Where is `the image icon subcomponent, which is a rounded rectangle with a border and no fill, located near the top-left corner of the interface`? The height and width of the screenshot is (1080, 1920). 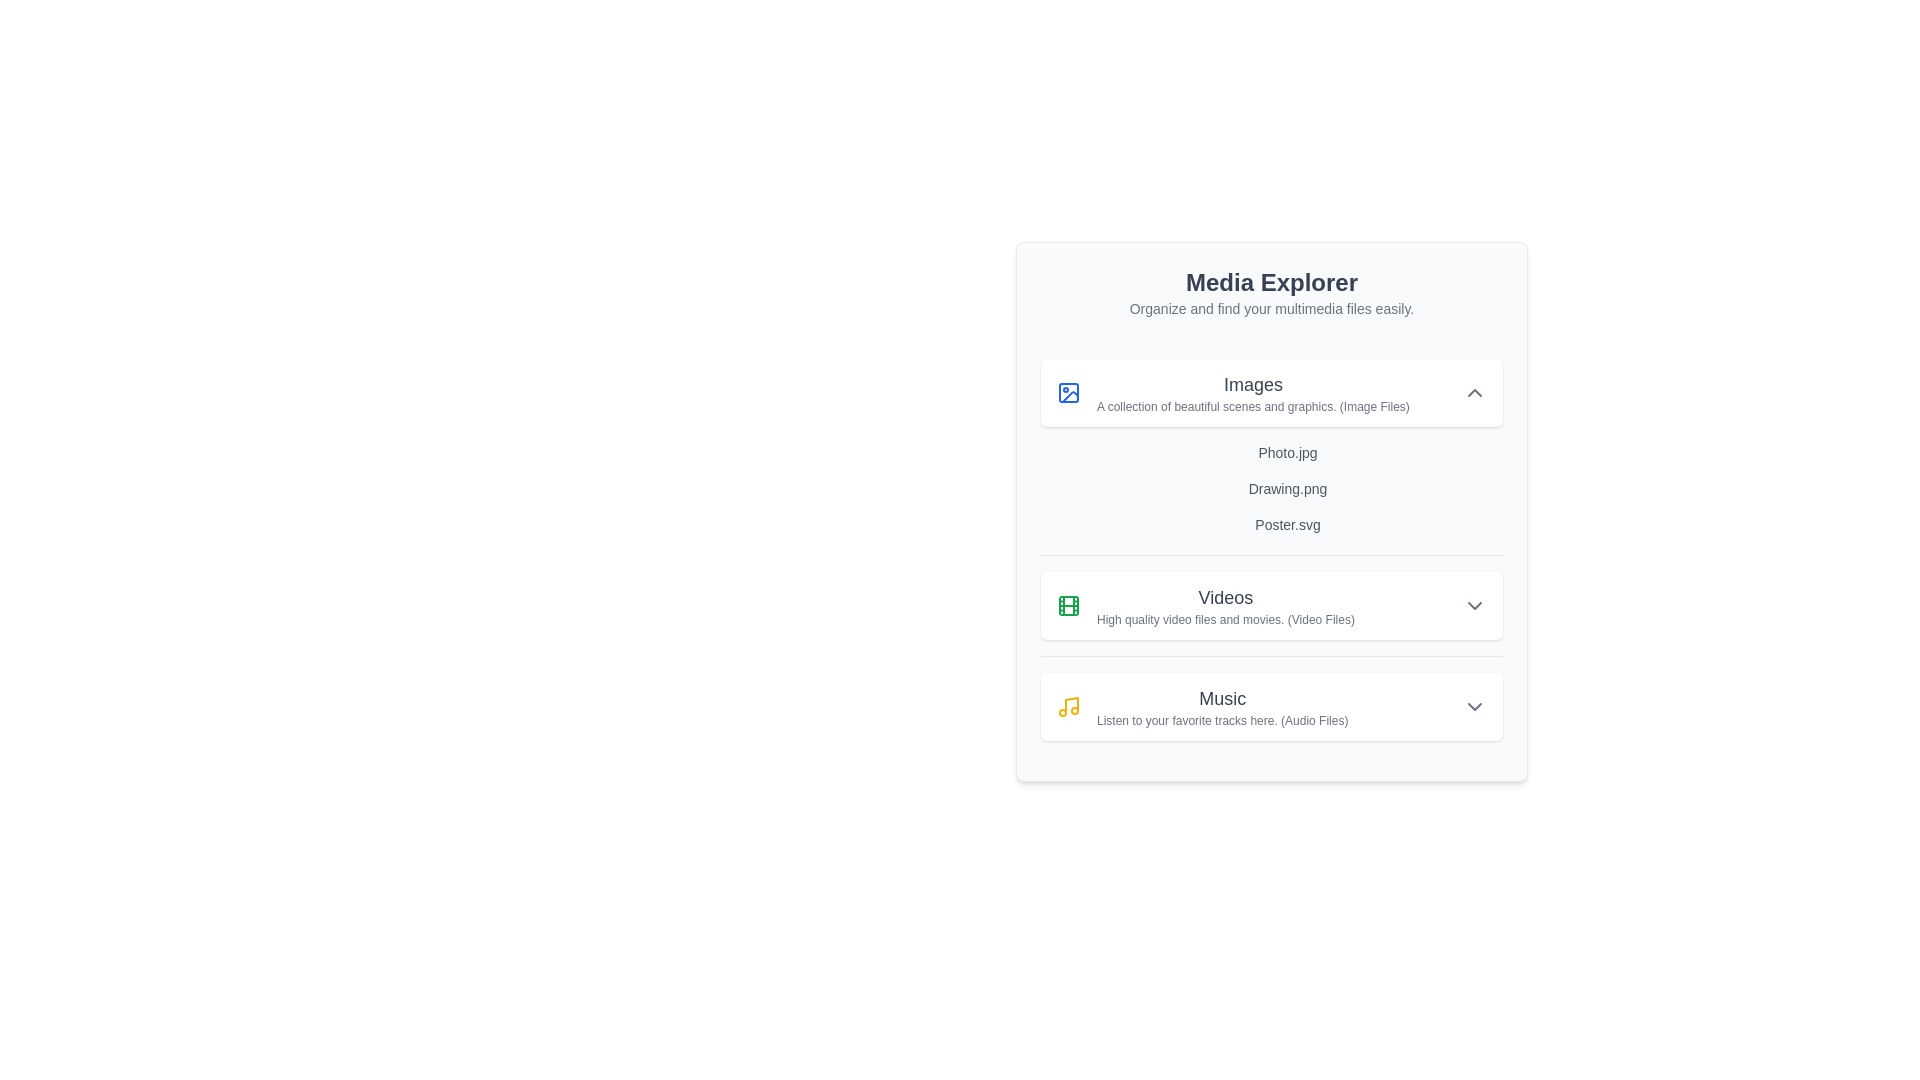
the image icon subcomponent, which is a rounded rectangle with a border and no fill, located near the top-left corner of the interface is located at coordinates (1068, 393).